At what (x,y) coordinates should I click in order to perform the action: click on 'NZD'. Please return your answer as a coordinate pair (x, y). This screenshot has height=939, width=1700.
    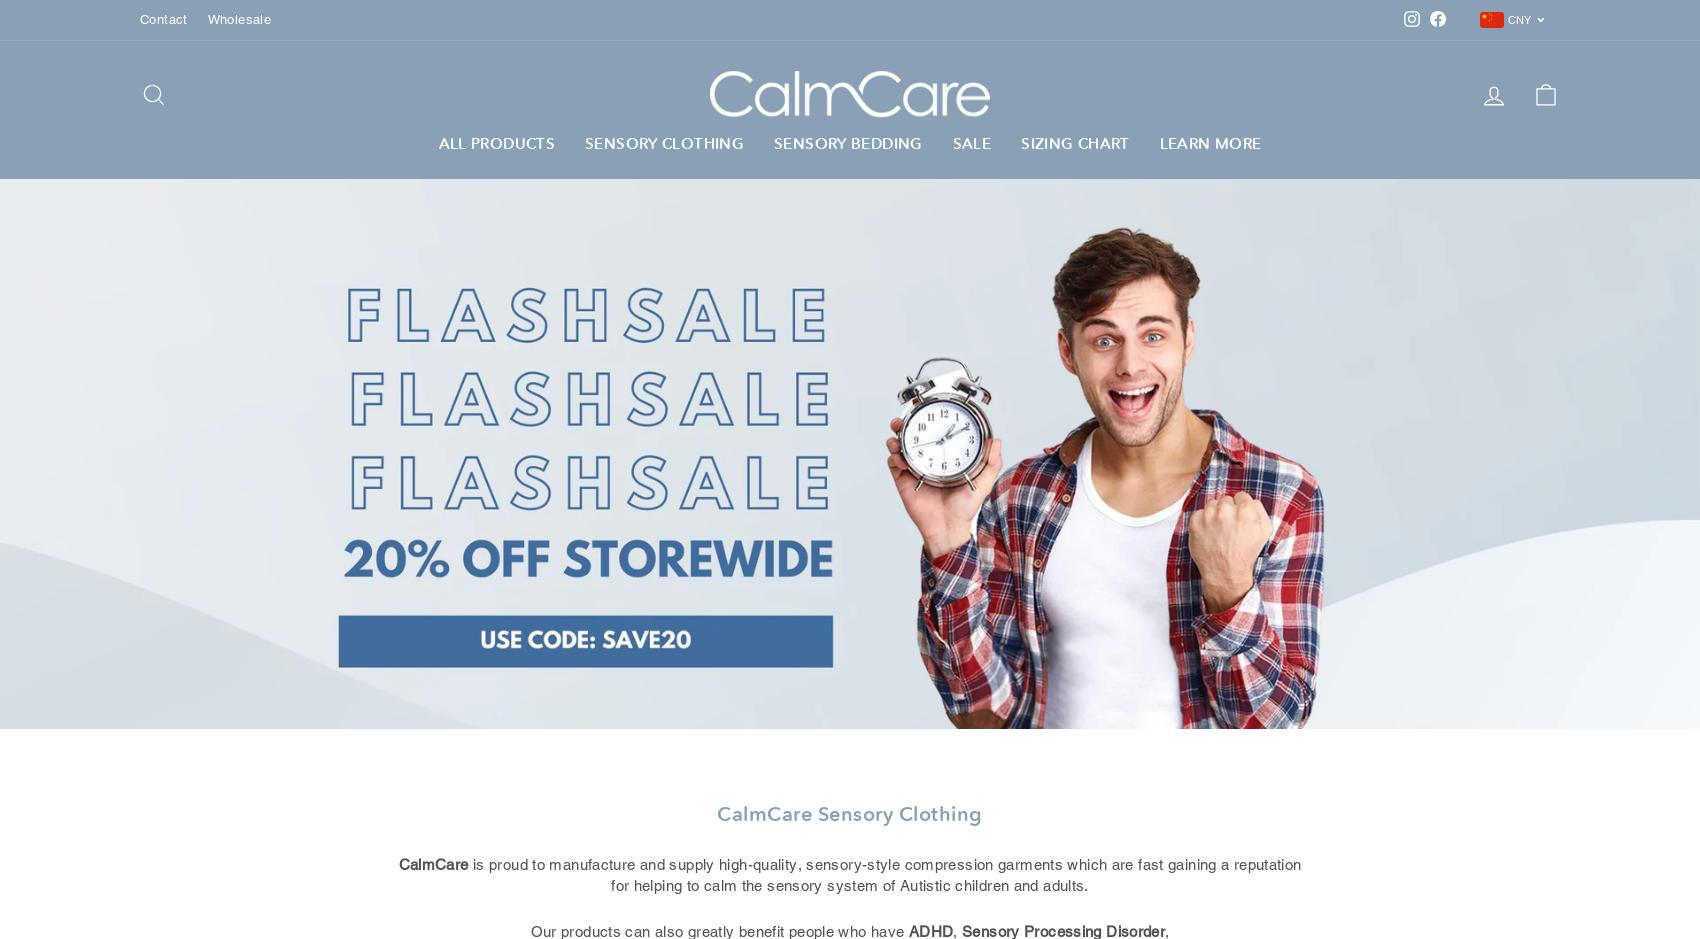
    Looking at the image, I should click on (1502, 168).